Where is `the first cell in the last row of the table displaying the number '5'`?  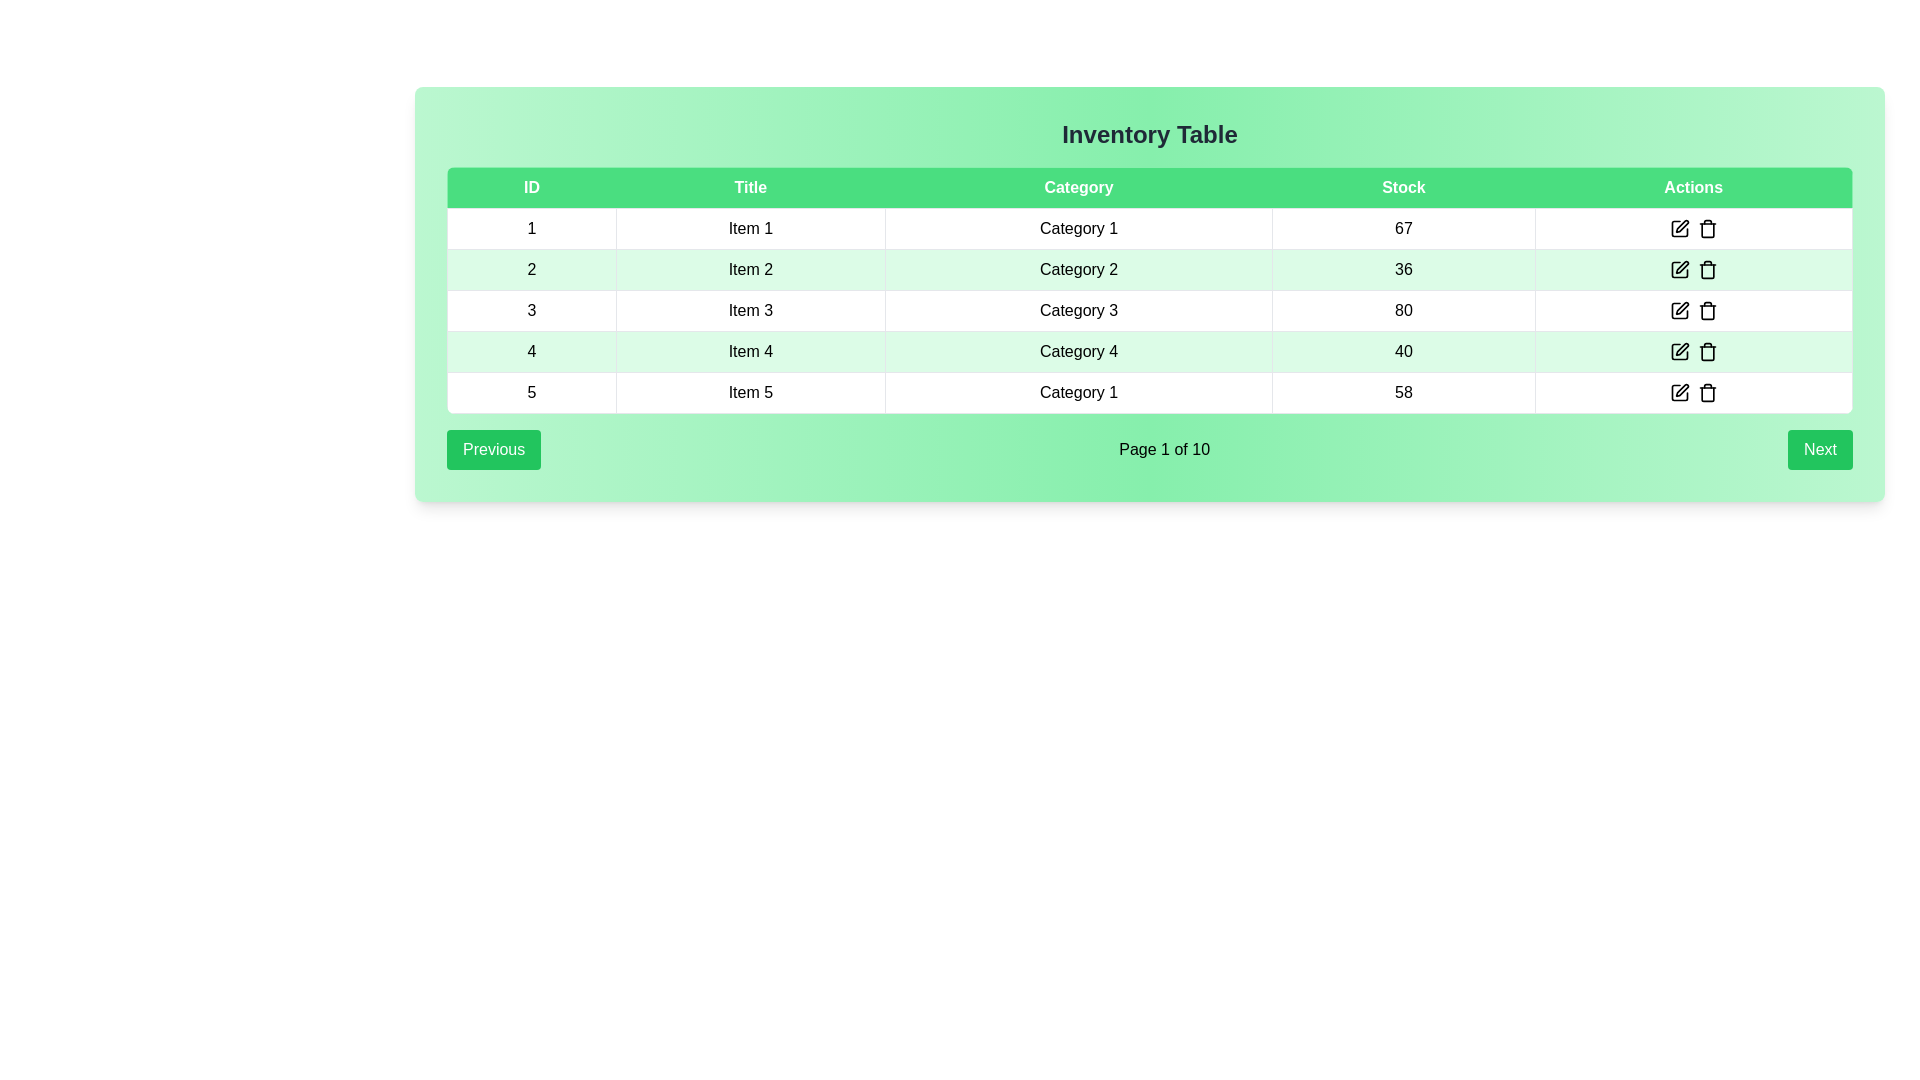 the first cell in the last row of the table displaying the number '5' is located at coordinates (531, 393).